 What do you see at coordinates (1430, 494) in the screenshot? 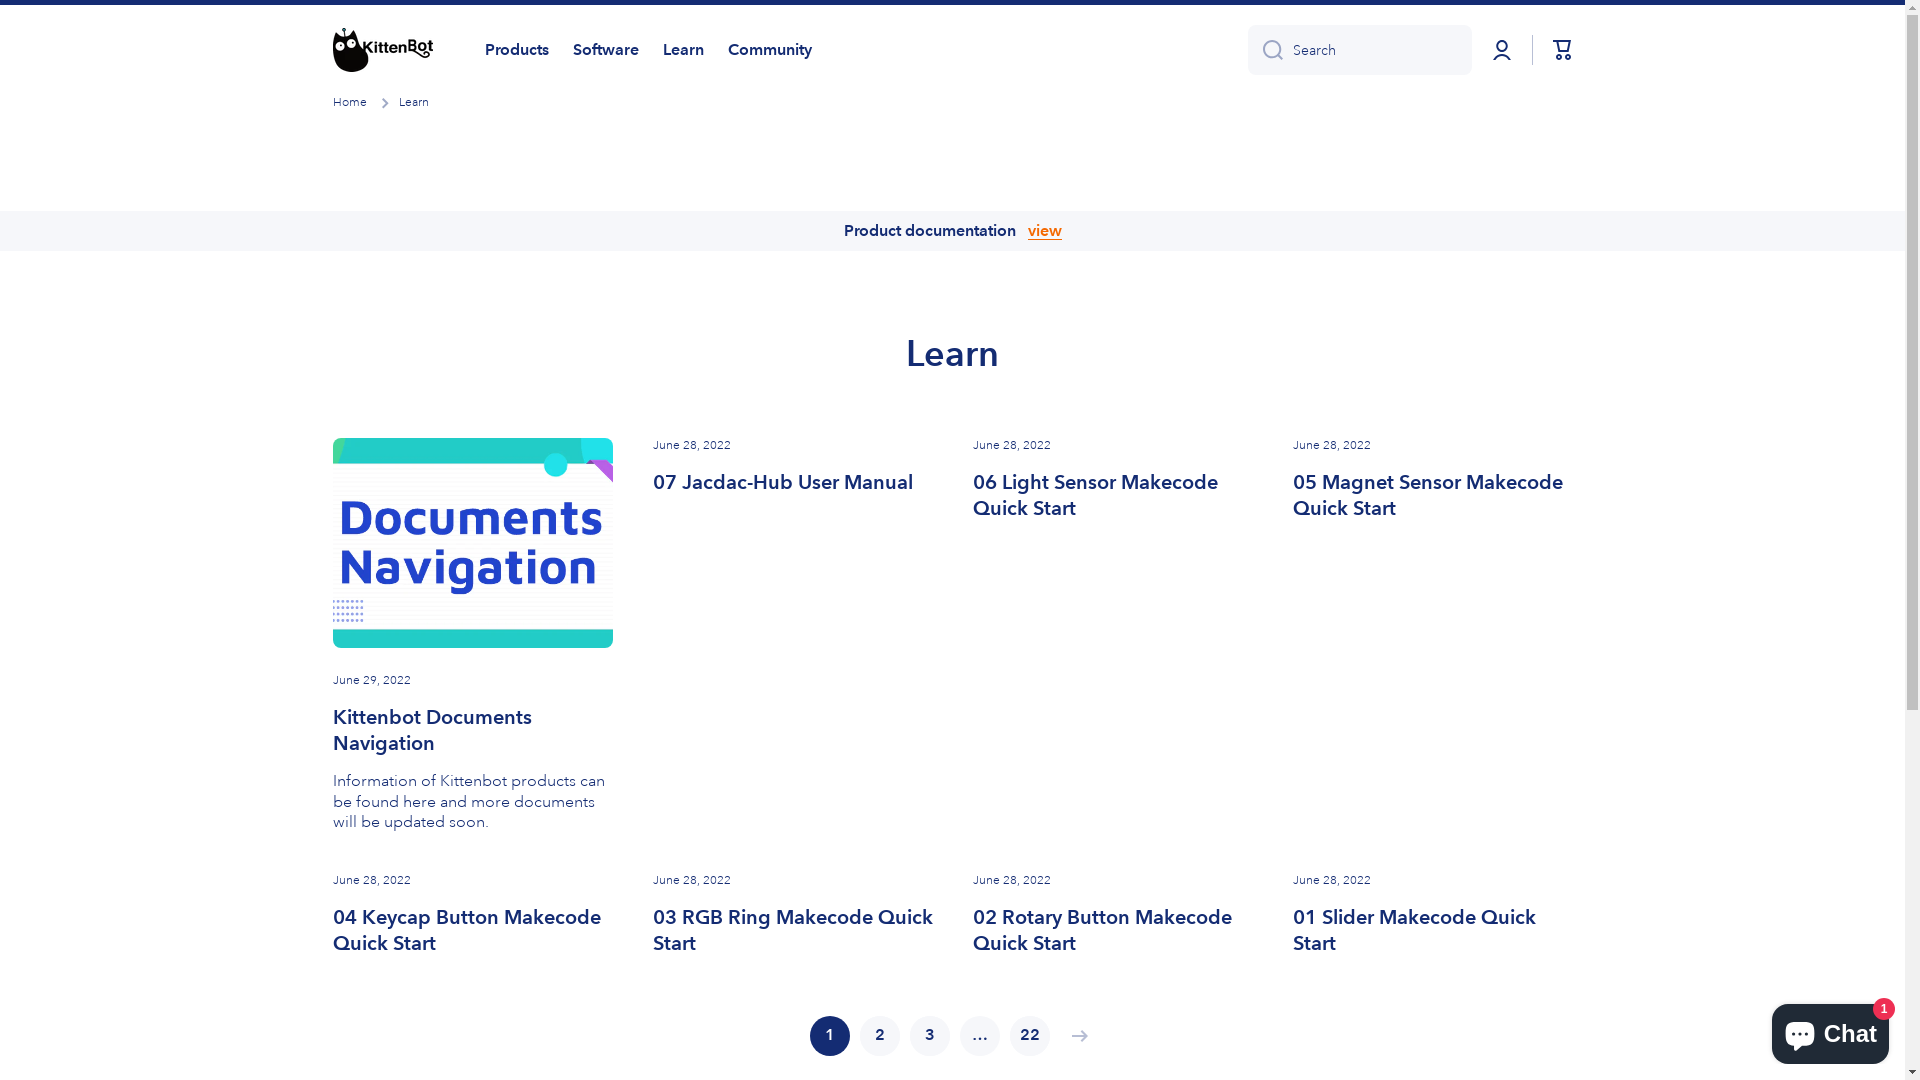
I see `'05 Magnet Sensor Makecode Quick Start'` at bounding box center [1430, 494].